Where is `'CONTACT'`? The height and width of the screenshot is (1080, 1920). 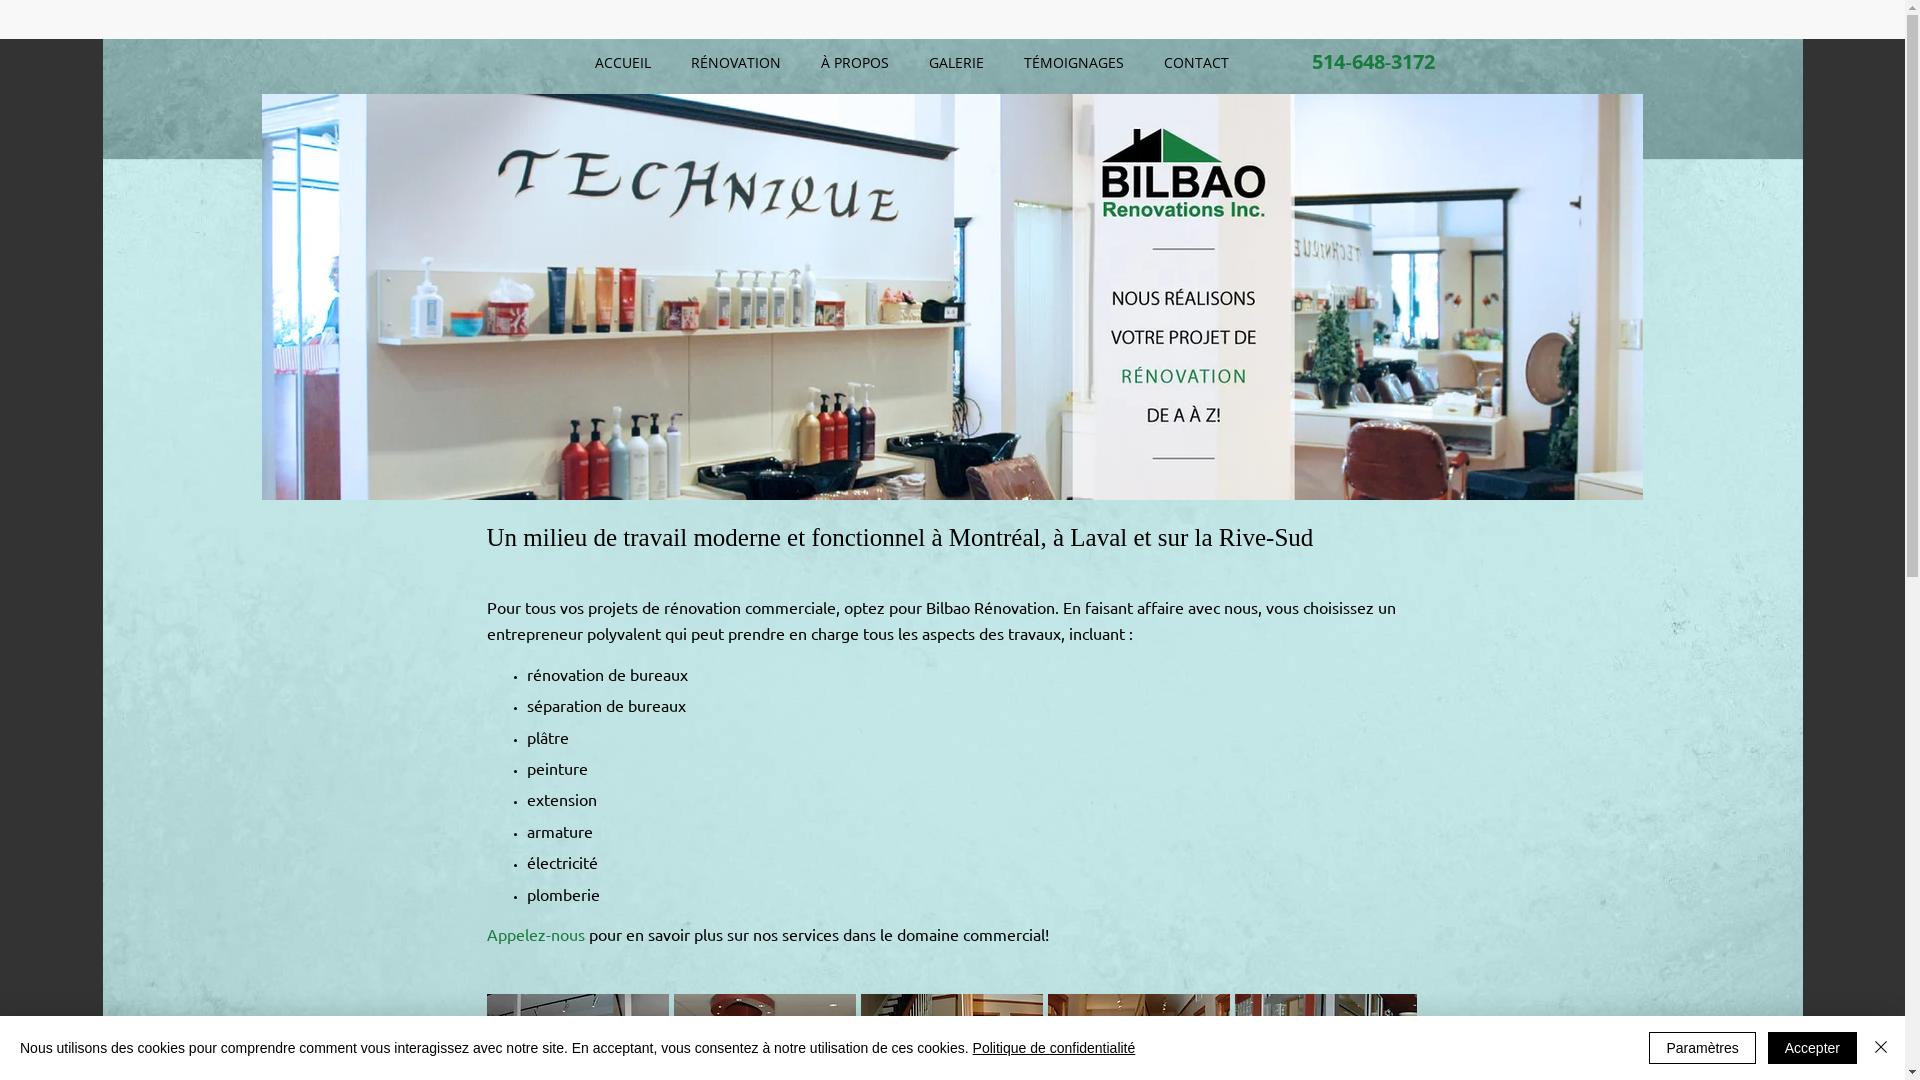 'CONTACT' is located at coordinates (1196, 61).